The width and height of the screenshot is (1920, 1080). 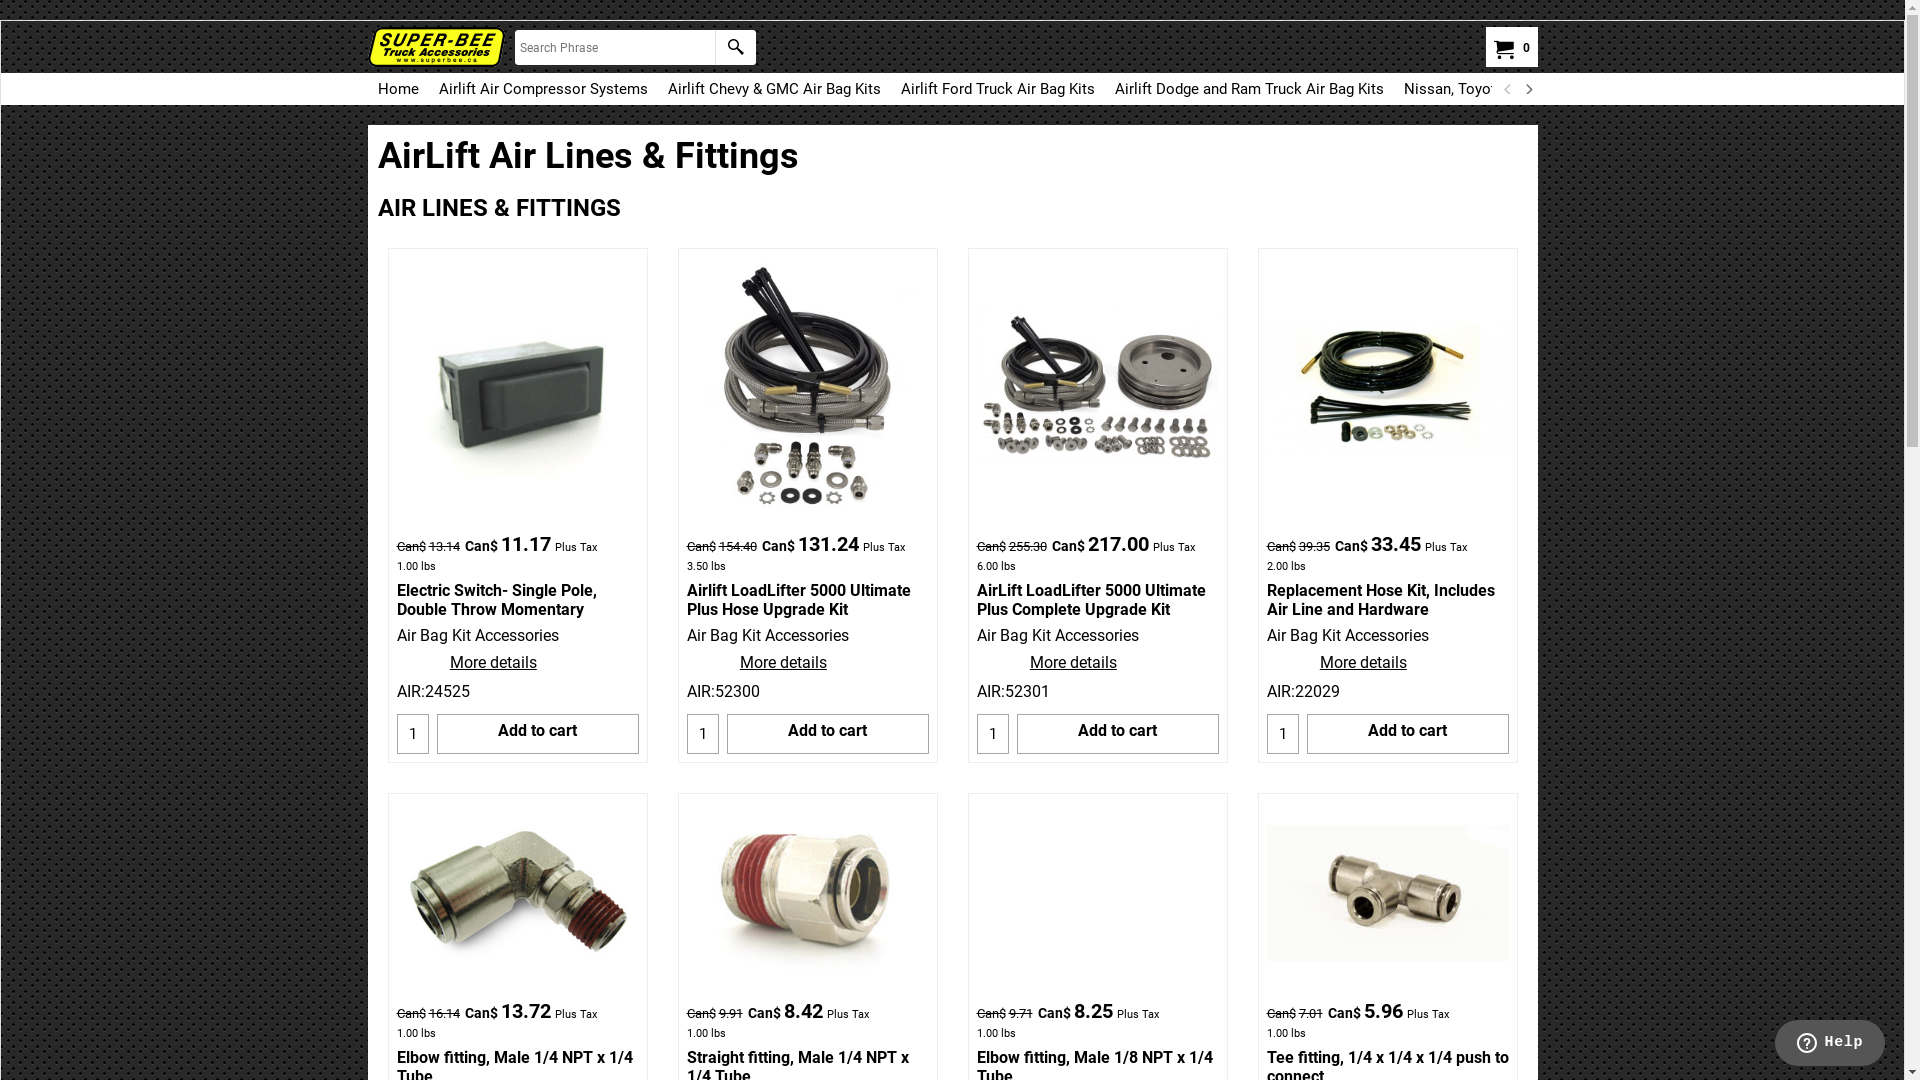 What do you see at coordinates (1386, 386) in the screenshot?
I see `'Replacement Hose Kit; Incl. Air Line; Hardware'` at bounding box center [1386, 386].